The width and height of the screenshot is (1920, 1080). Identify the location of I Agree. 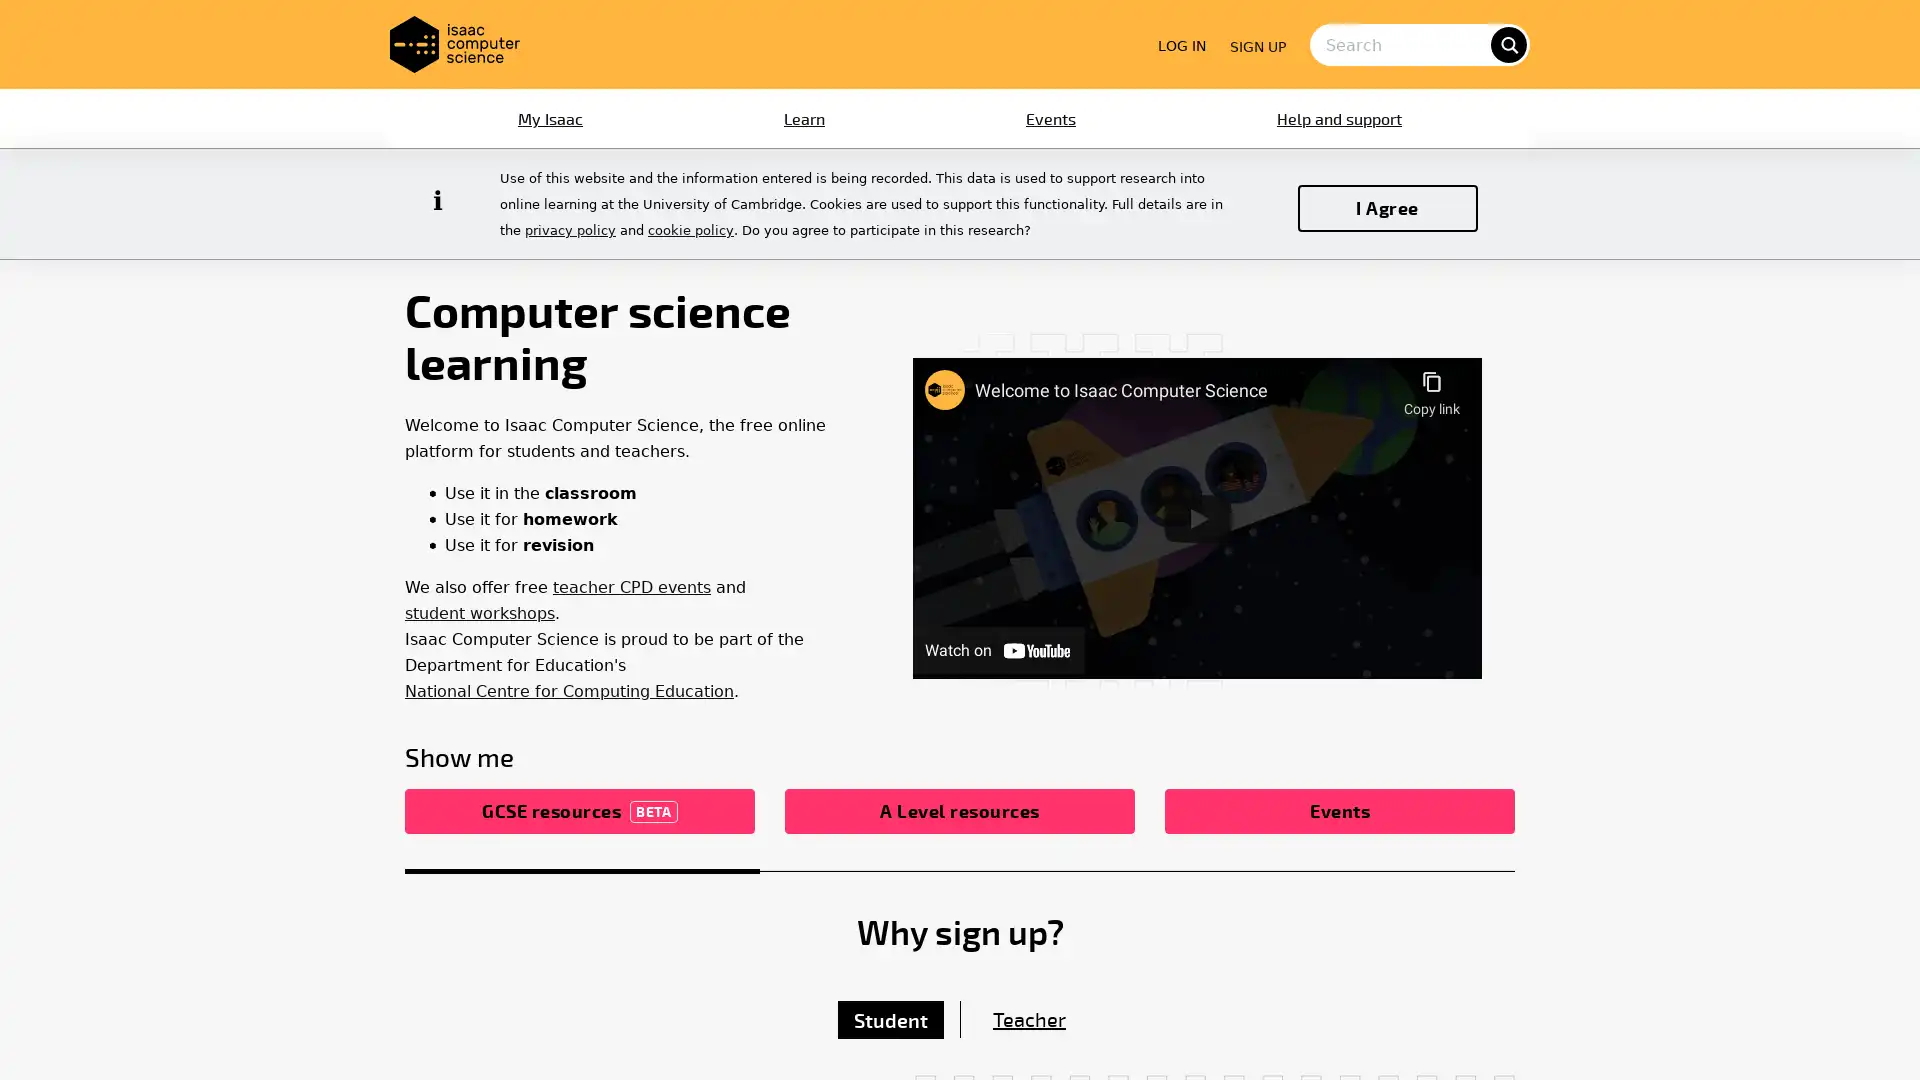
(1386, 207).